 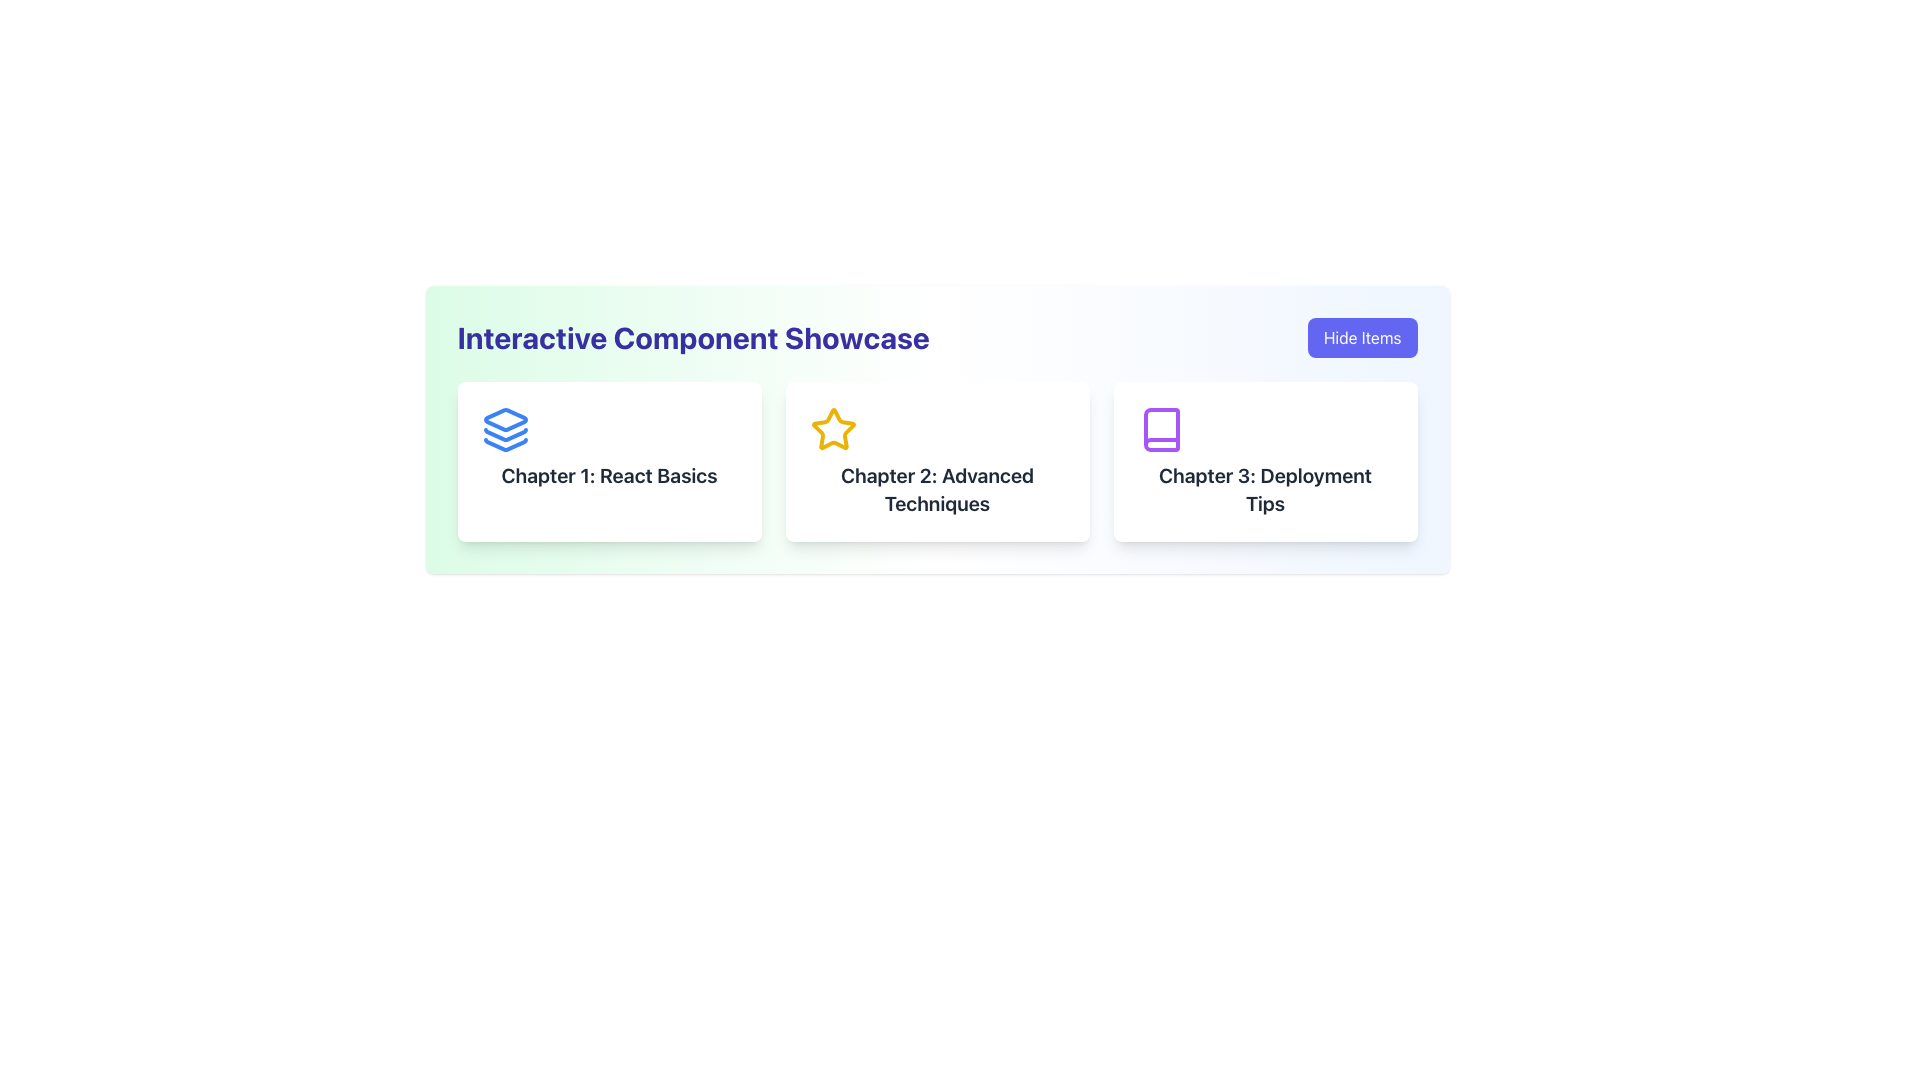 What do you see at coordinates (833, 428) in the screenshot?
I see `the star icon that denotes importance for 'Chapter 2: Advanced Techniques' in the middle card of the three-card layout` at bounding box center [833, 428].